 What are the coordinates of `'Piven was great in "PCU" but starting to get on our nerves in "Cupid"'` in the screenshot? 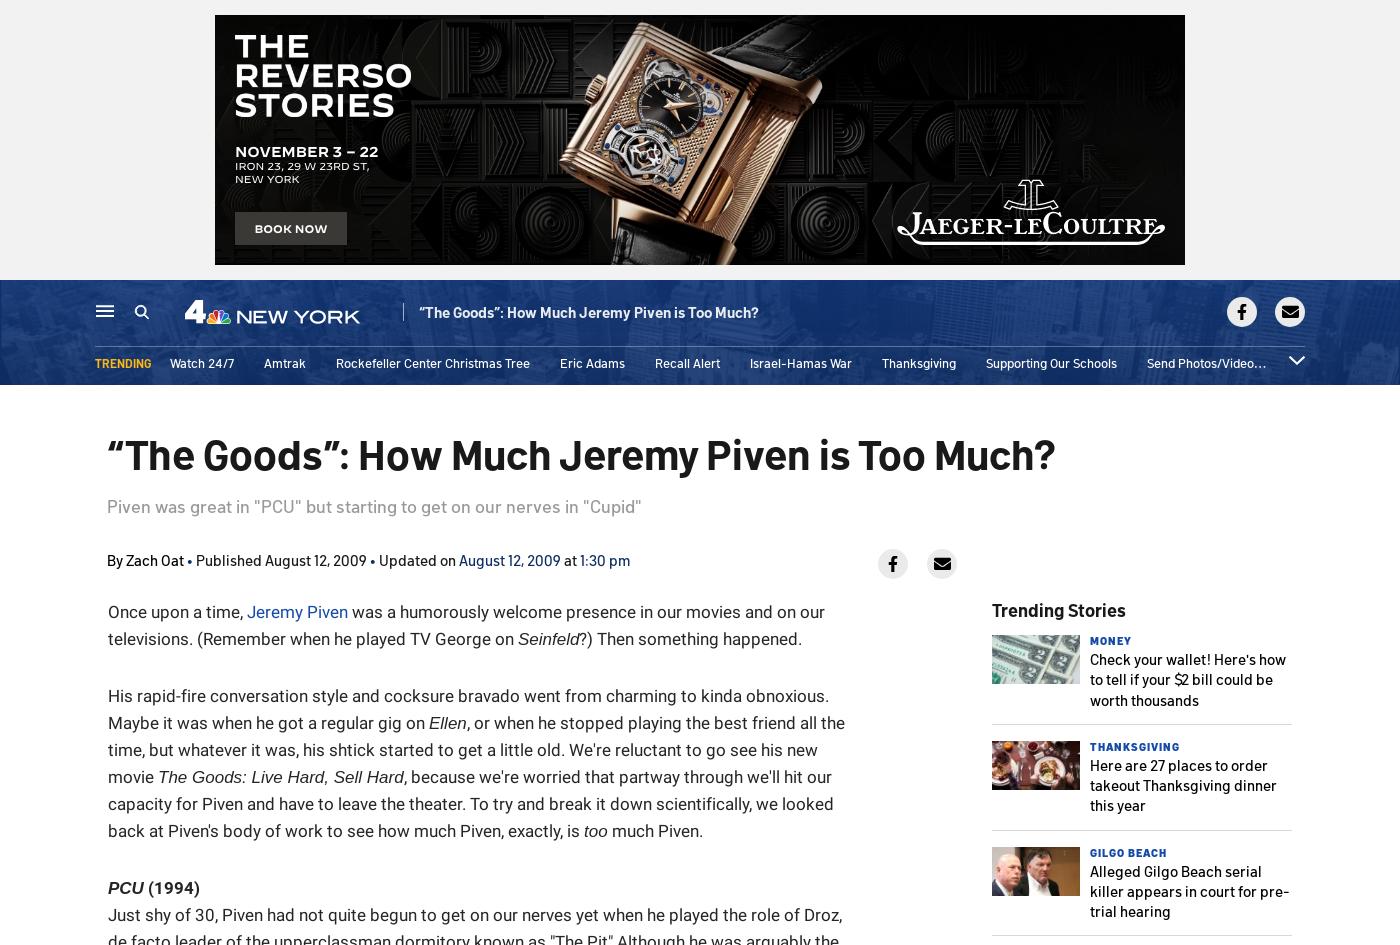 It's located at (374, 504).